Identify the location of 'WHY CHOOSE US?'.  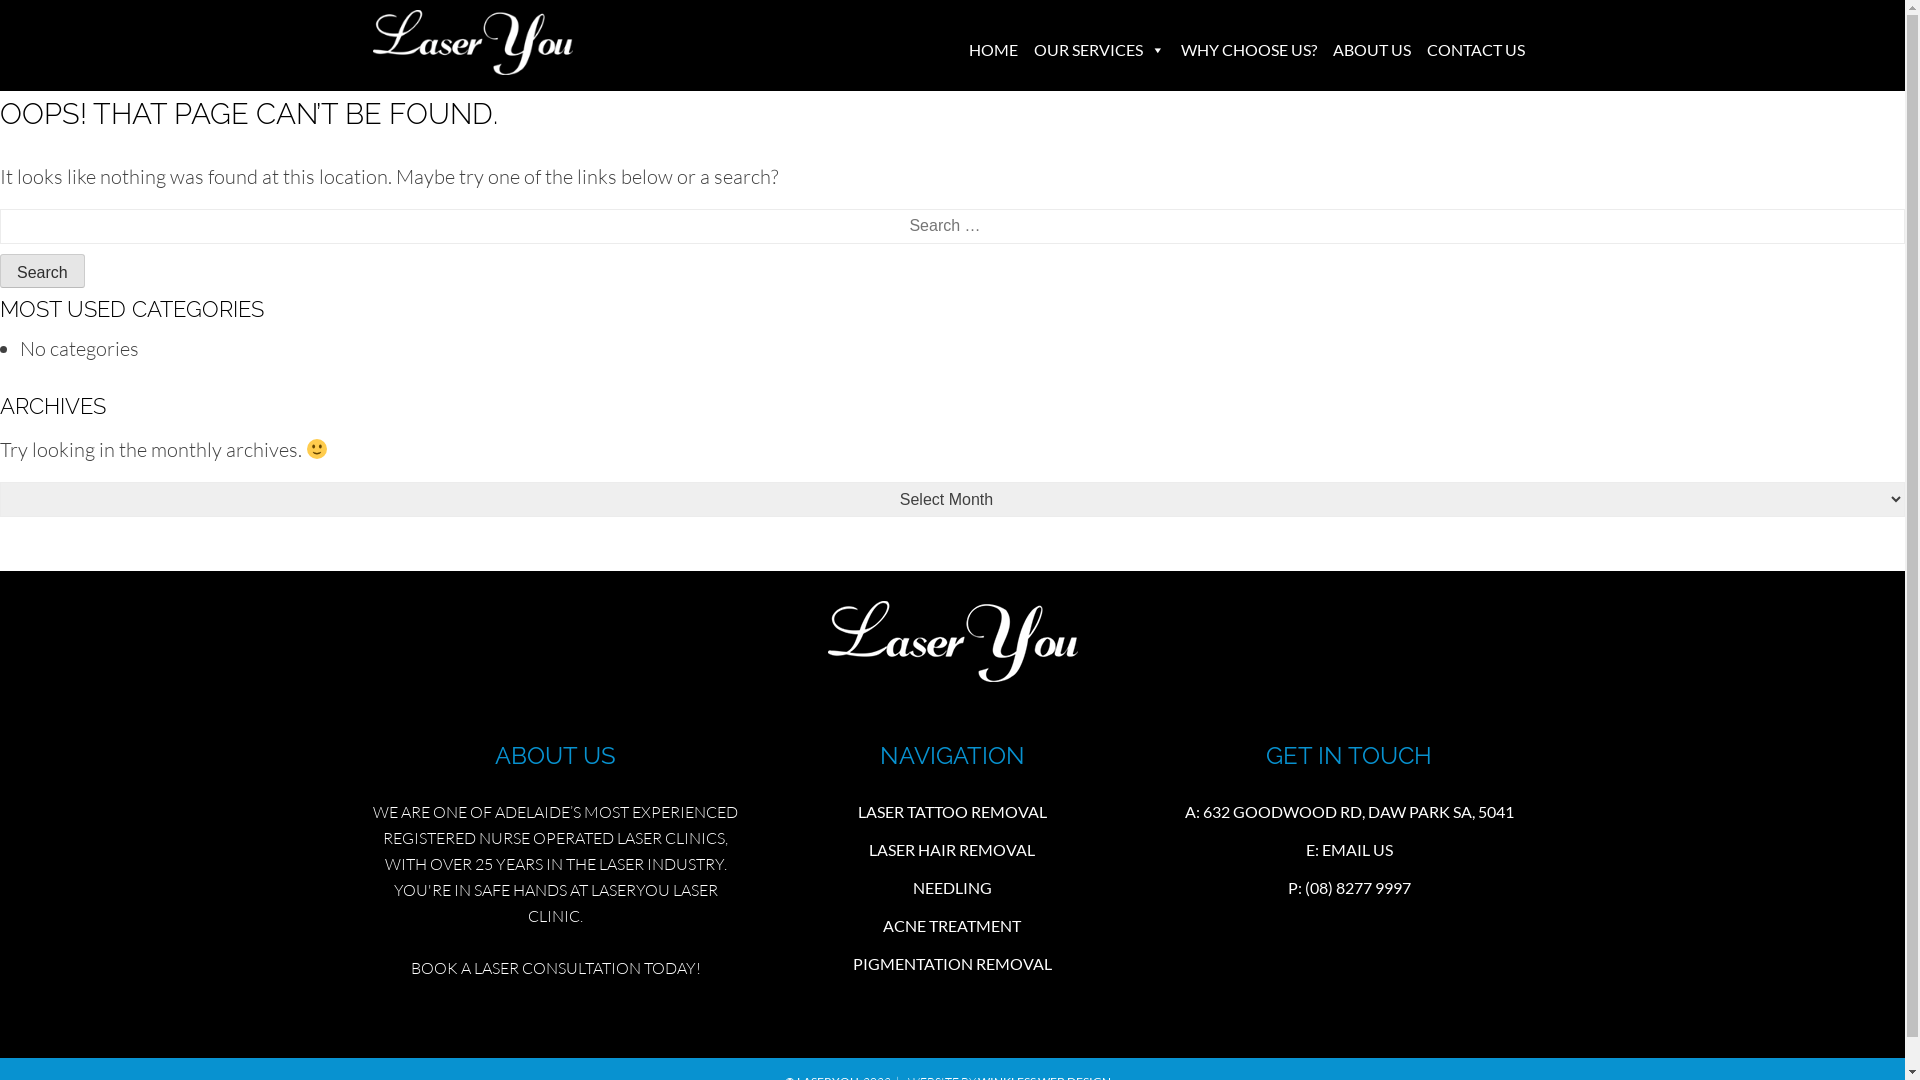
(1247, 49).